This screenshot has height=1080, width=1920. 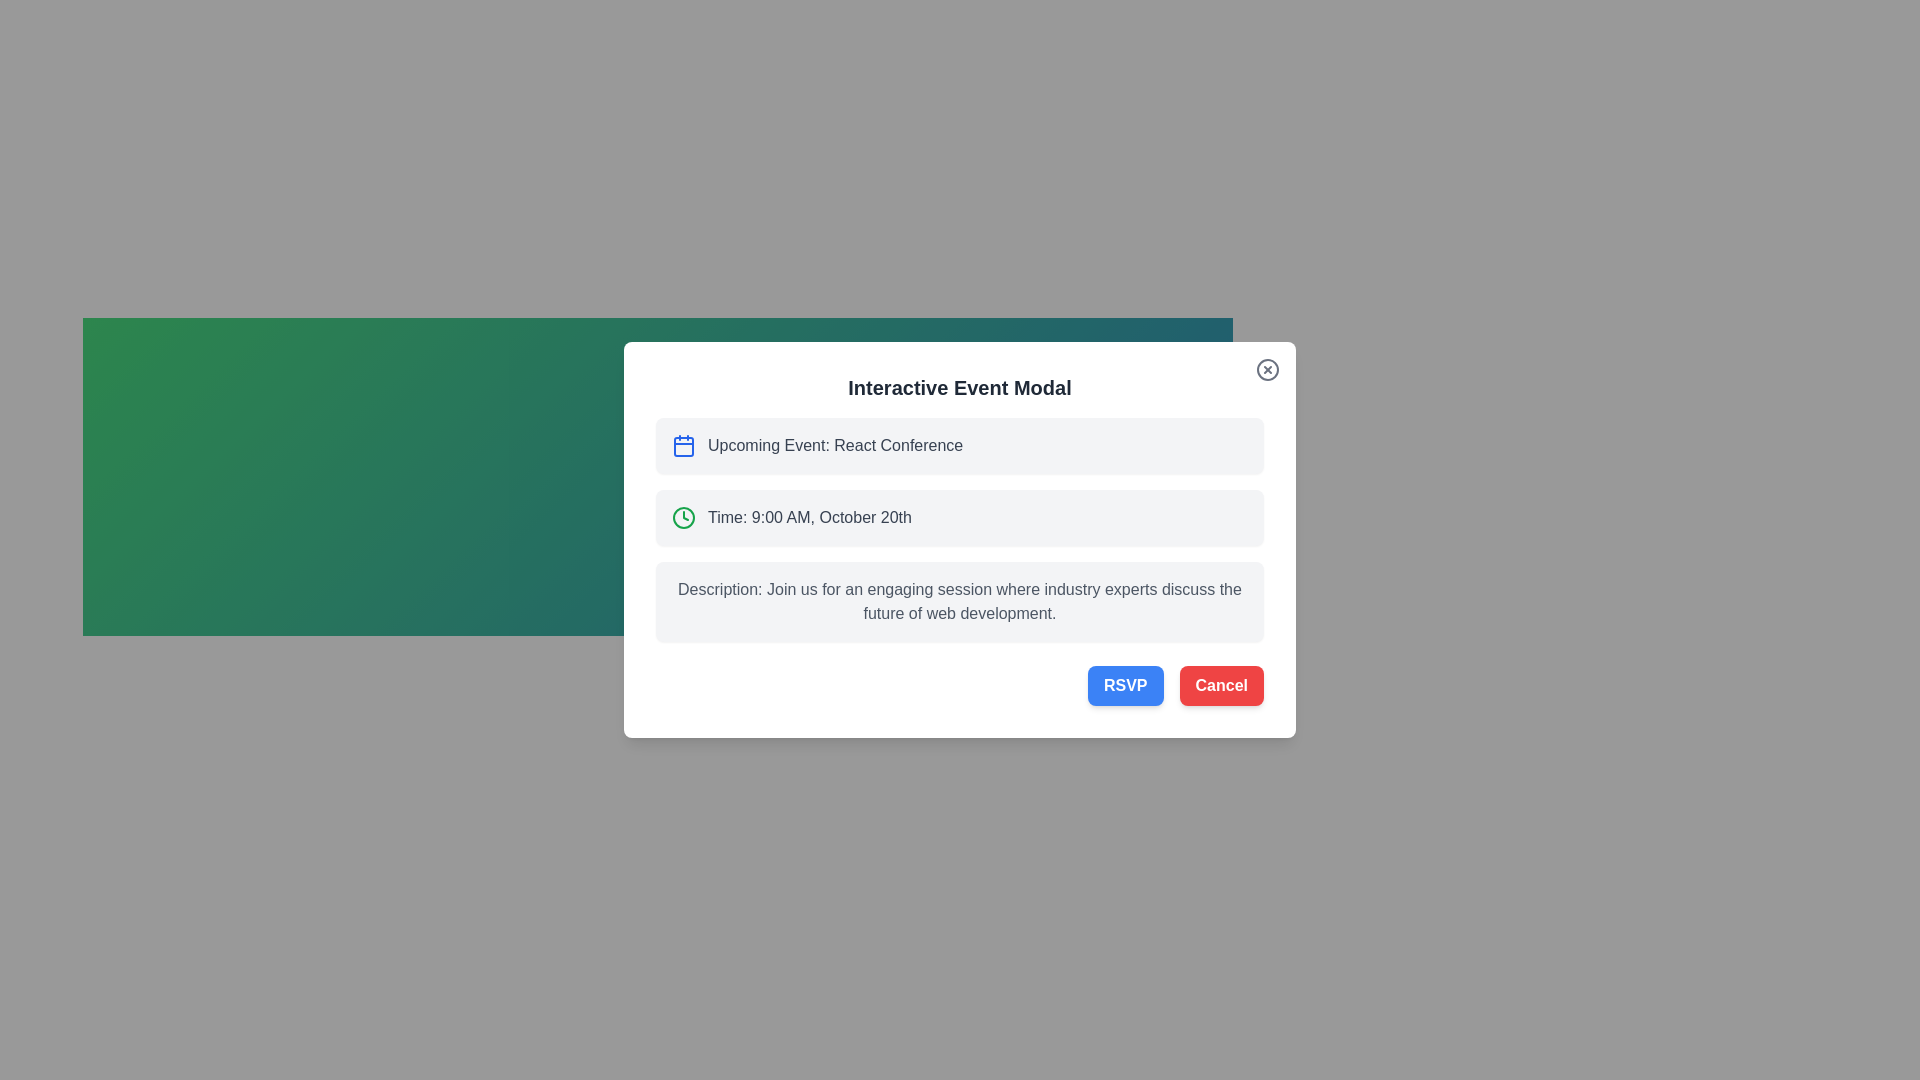 What do you see at coordinates (1266, 370) in the screenshot?
I see `the close button, which is a circular button with a cross icon located at the top-right corner of the 'Interactive Event Modal'` at bounding box center [1266, 370].